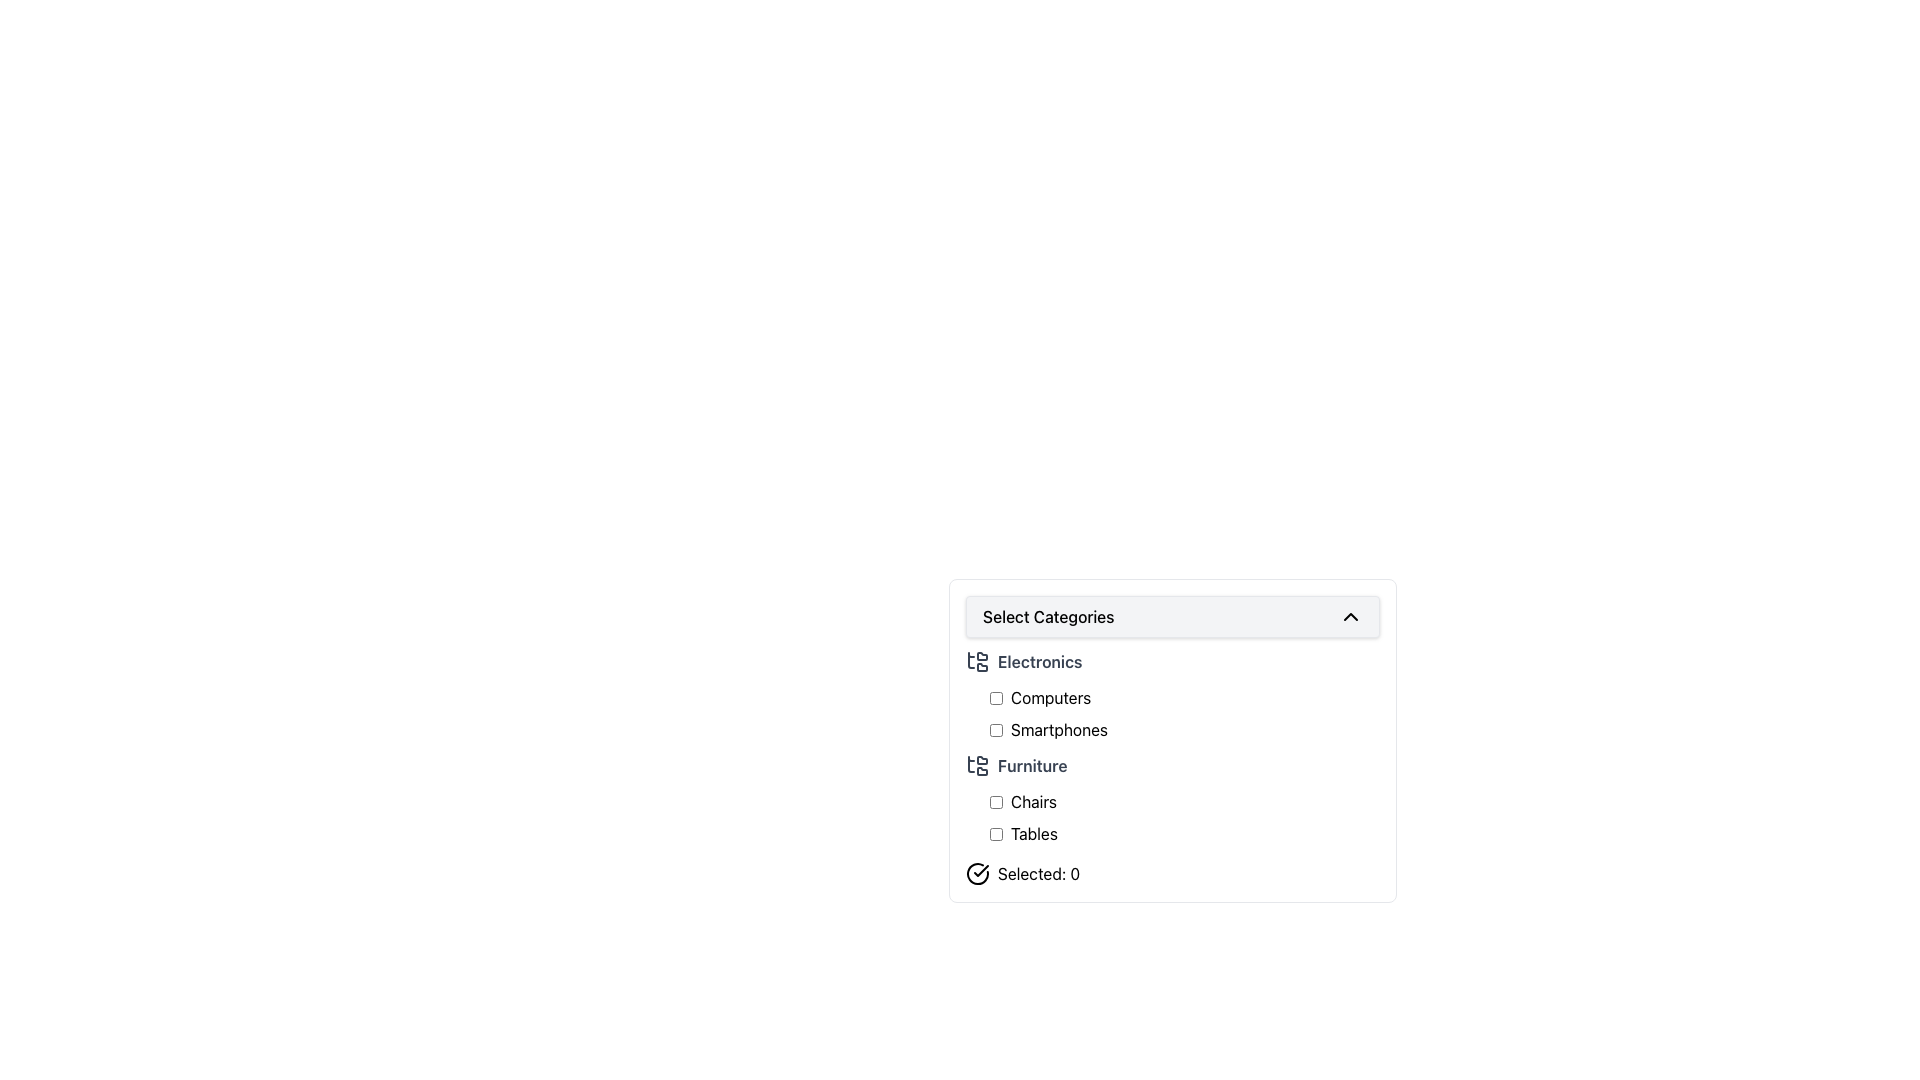 The width and height of the screenshot is (1920, 1080). I want to click on the folder-tree icon representing the 'Electronics' category, which visually indicates its hierarchical nature, located immediately before the text 'Electronics', so click(978, 662).